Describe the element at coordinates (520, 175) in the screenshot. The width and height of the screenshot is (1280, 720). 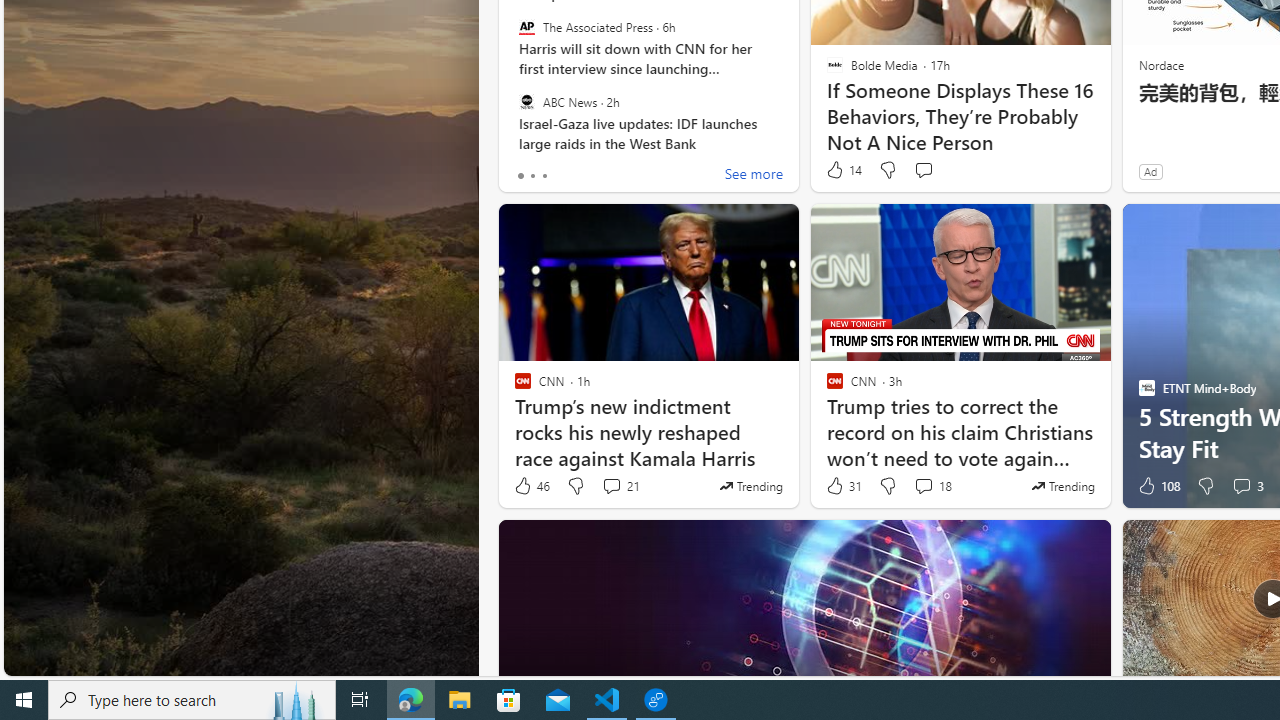
I see `'tab-0'` at that location.